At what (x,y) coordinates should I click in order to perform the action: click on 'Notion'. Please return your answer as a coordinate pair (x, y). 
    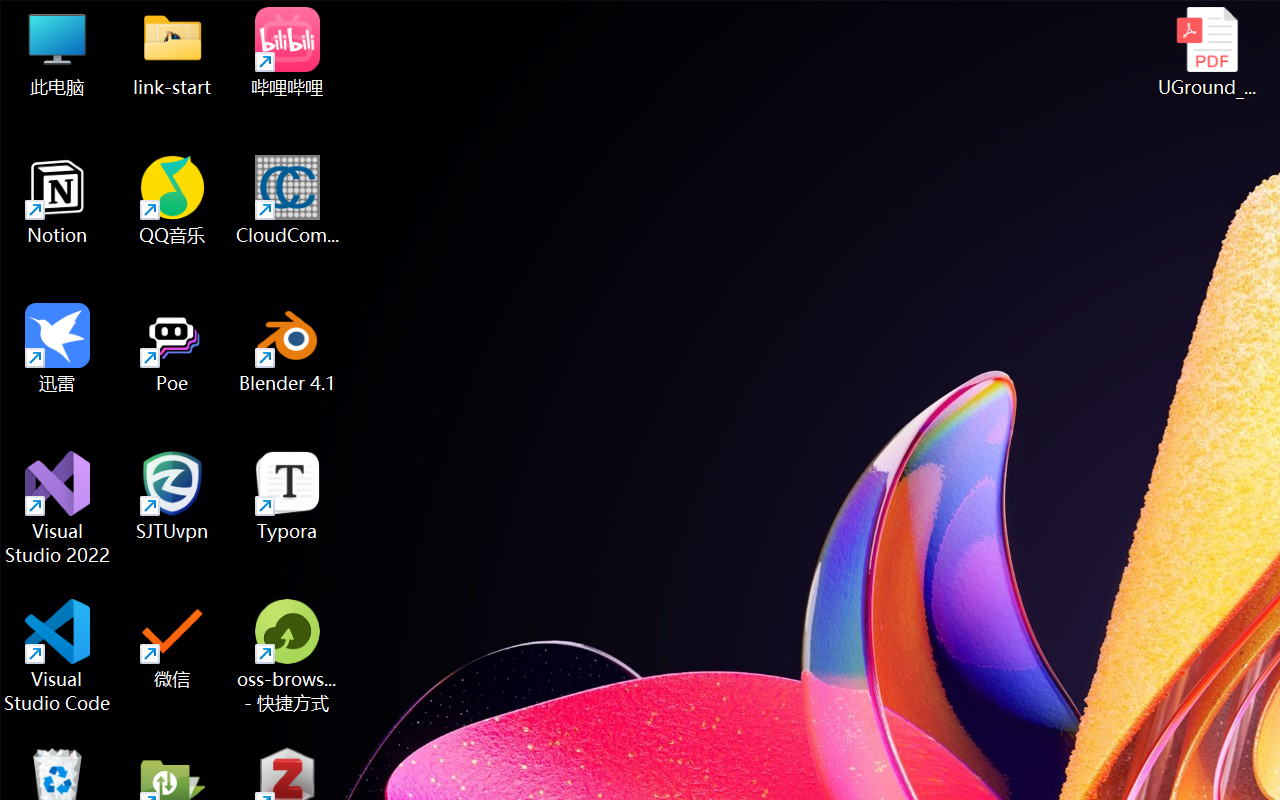
    Looking at the image, I should click on (57, 200).